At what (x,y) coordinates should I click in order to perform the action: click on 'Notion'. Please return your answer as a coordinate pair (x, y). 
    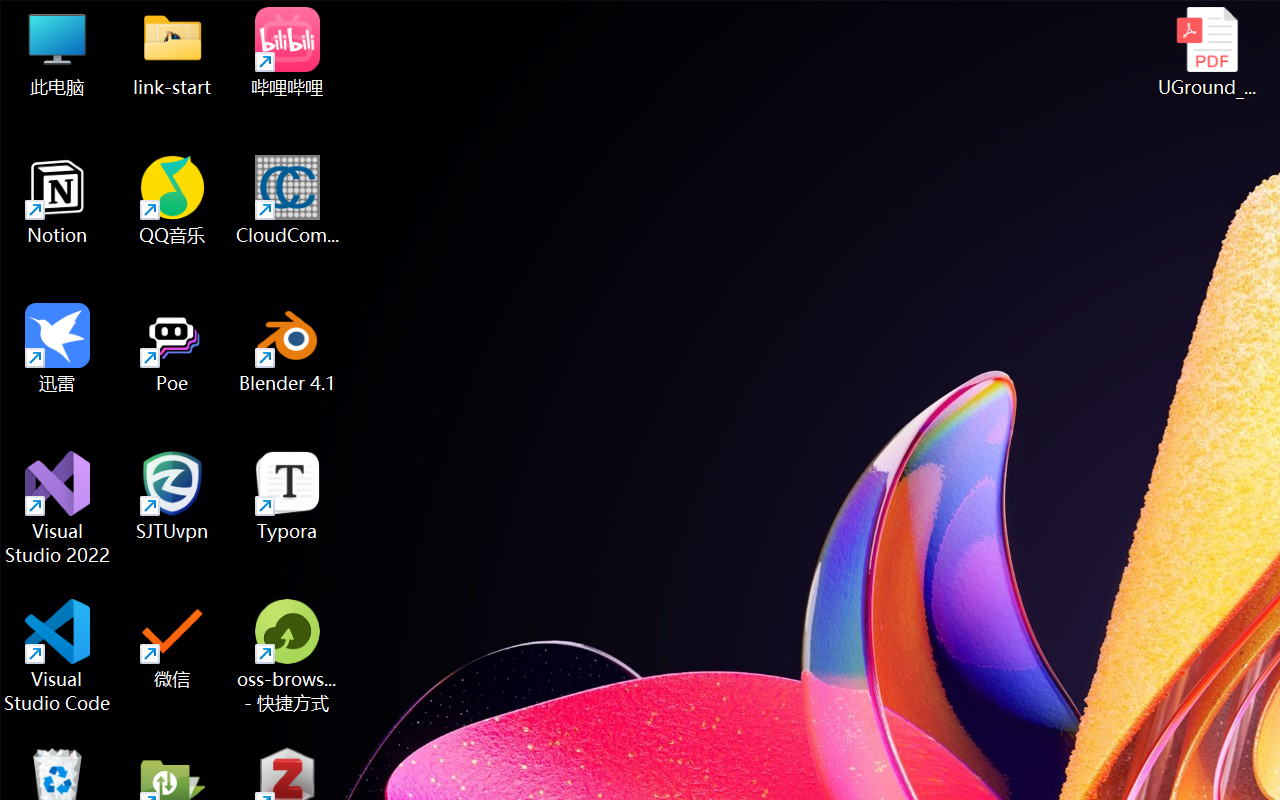
    Looking at the image, I should click on (57, 200).